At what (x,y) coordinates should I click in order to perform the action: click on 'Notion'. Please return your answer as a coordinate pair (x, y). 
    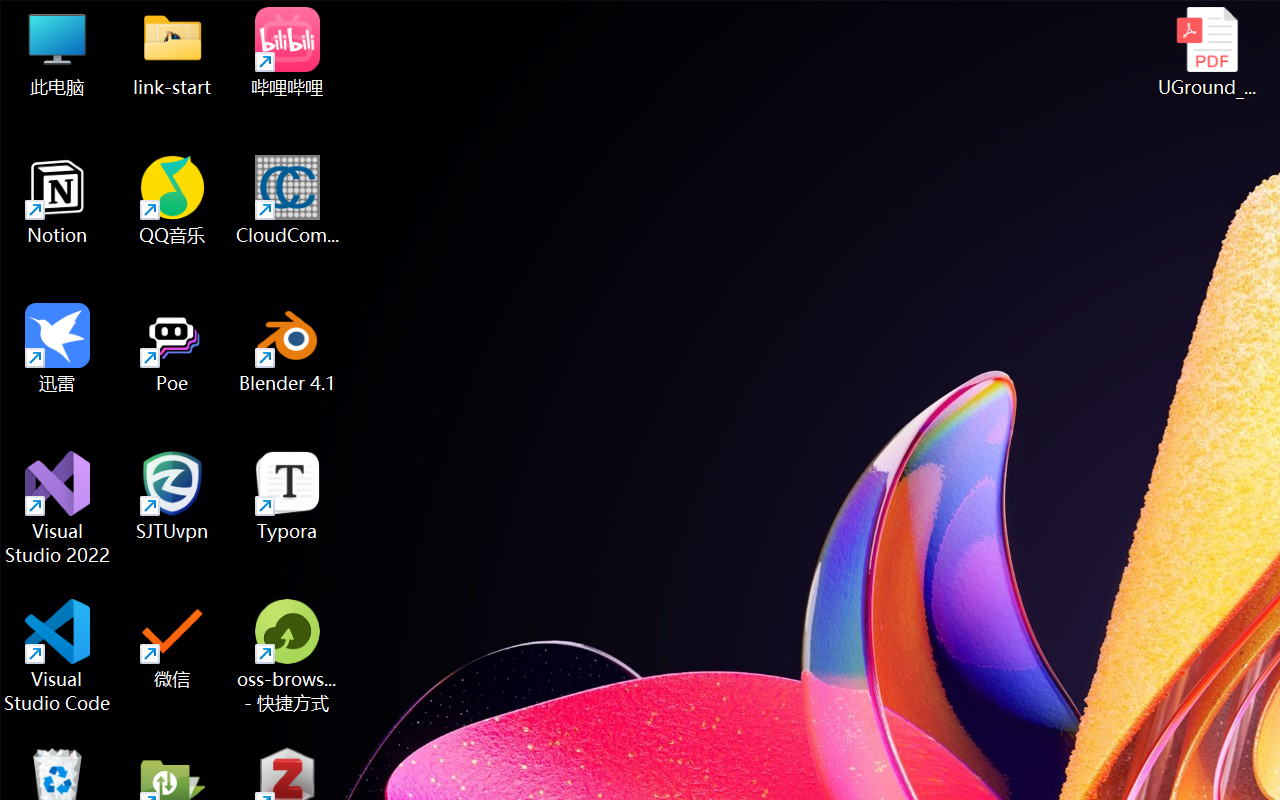
    Looking at the image, I should click on (57, 200).